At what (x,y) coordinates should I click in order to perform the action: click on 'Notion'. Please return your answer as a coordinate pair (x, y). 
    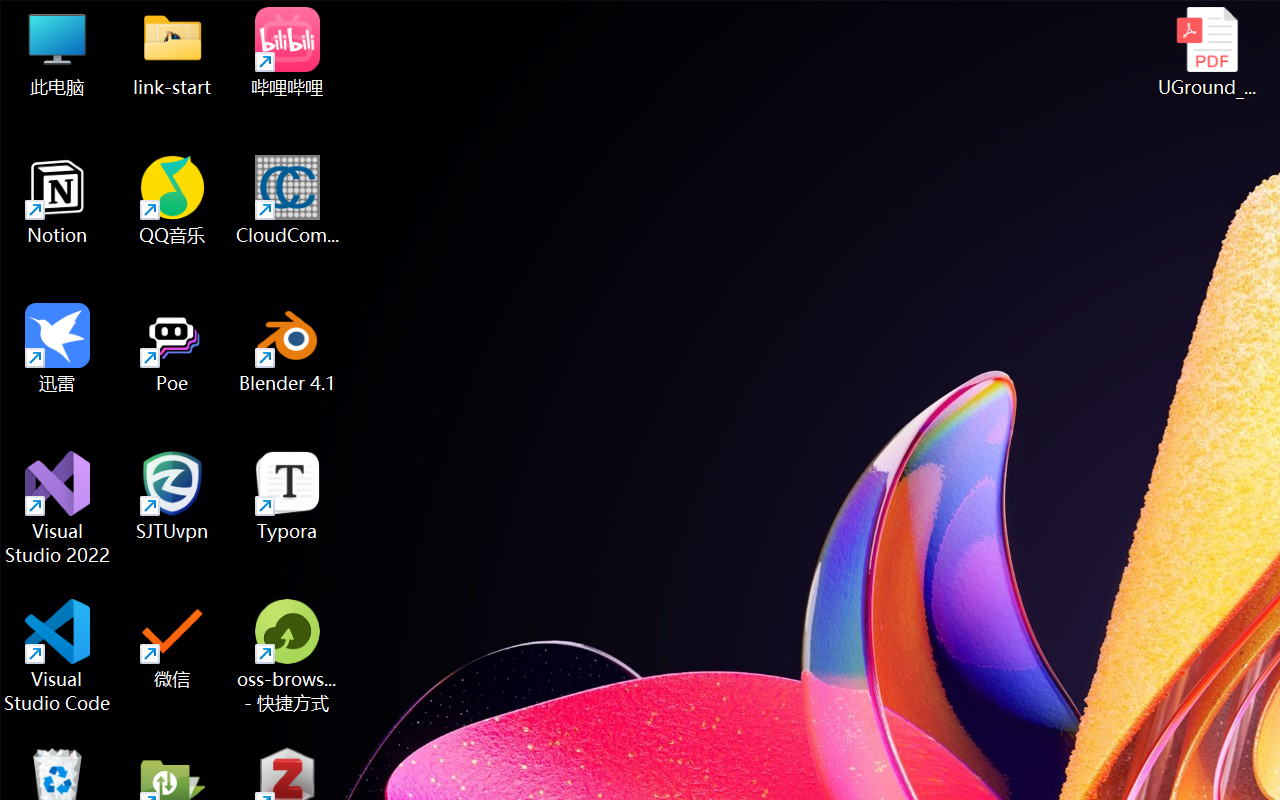
    Looking at the image, I should click on (57, 200).